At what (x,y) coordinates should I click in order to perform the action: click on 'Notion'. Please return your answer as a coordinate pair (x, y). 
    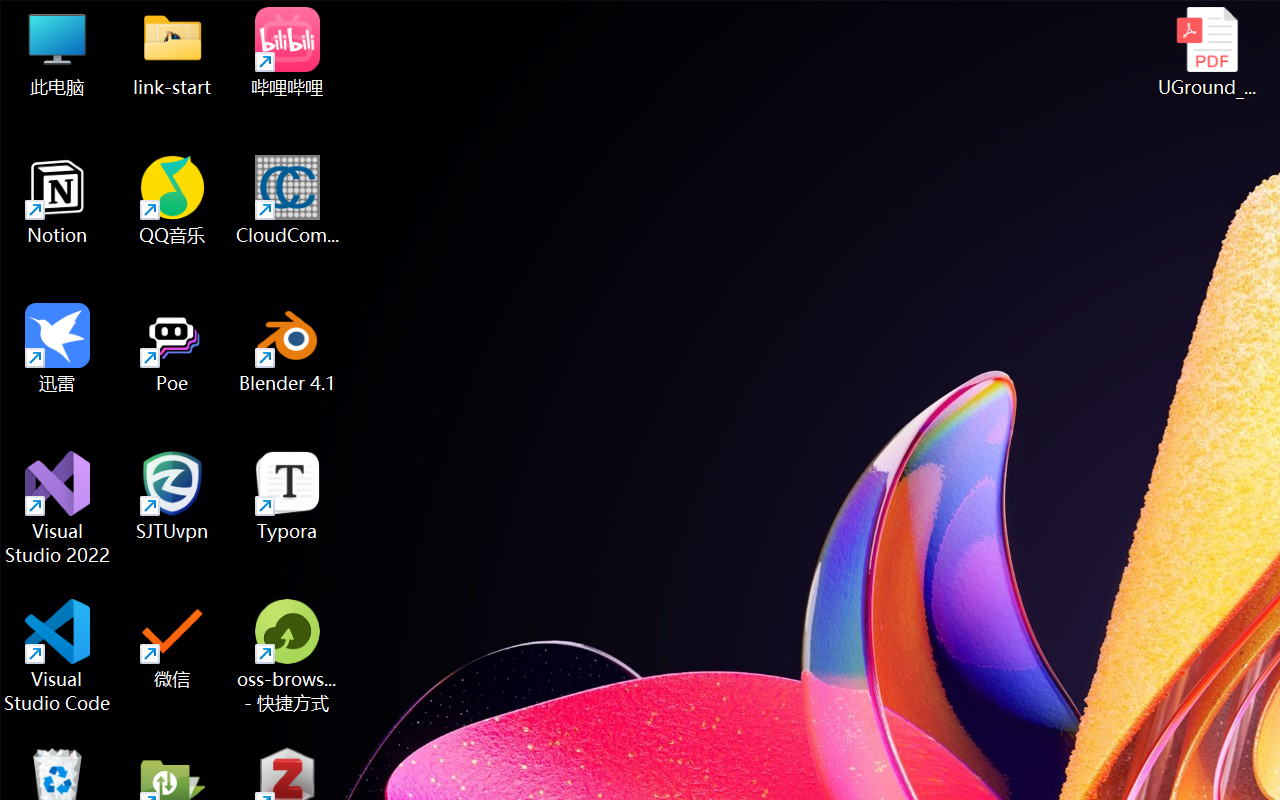
    Looking at the image, I should click on (57, 200).